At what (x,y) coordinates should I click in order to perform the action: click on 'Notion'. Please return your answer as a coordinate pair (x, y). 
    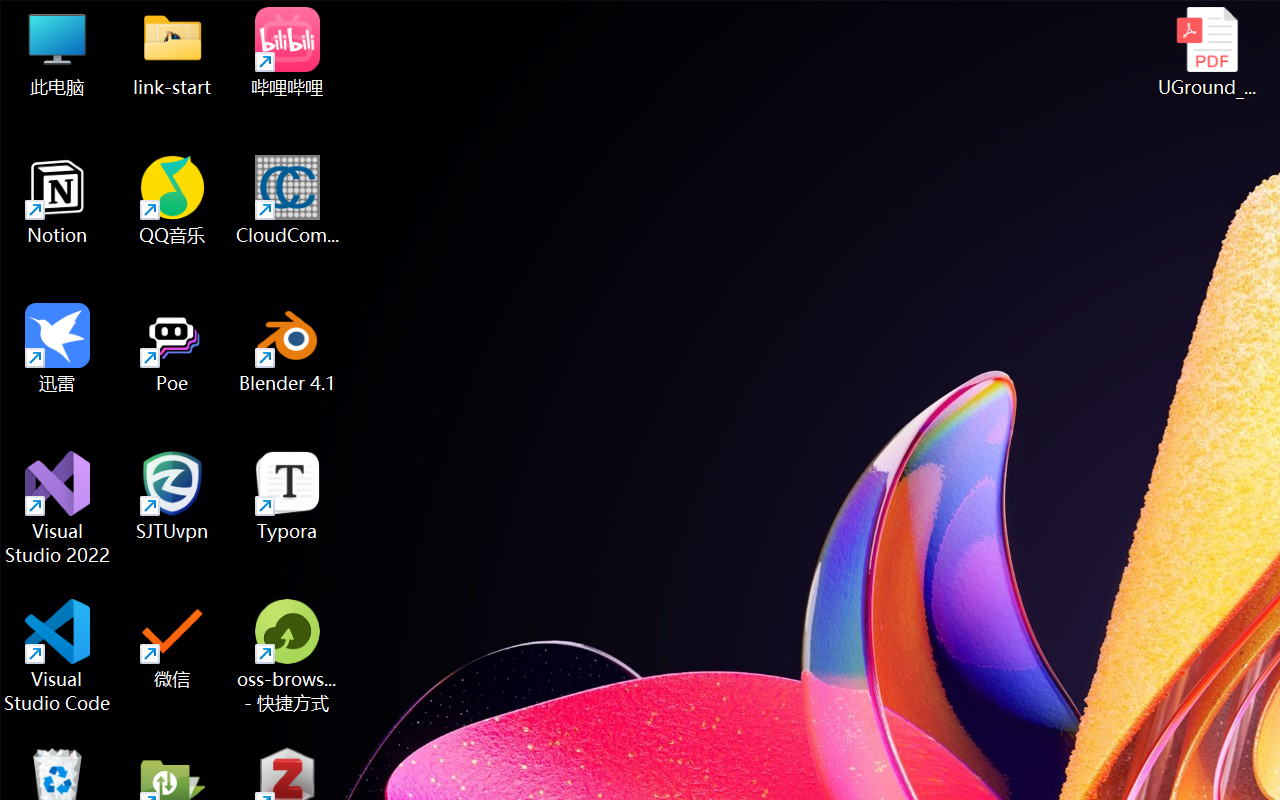
    Looking at the image, I should click on (57, 200).